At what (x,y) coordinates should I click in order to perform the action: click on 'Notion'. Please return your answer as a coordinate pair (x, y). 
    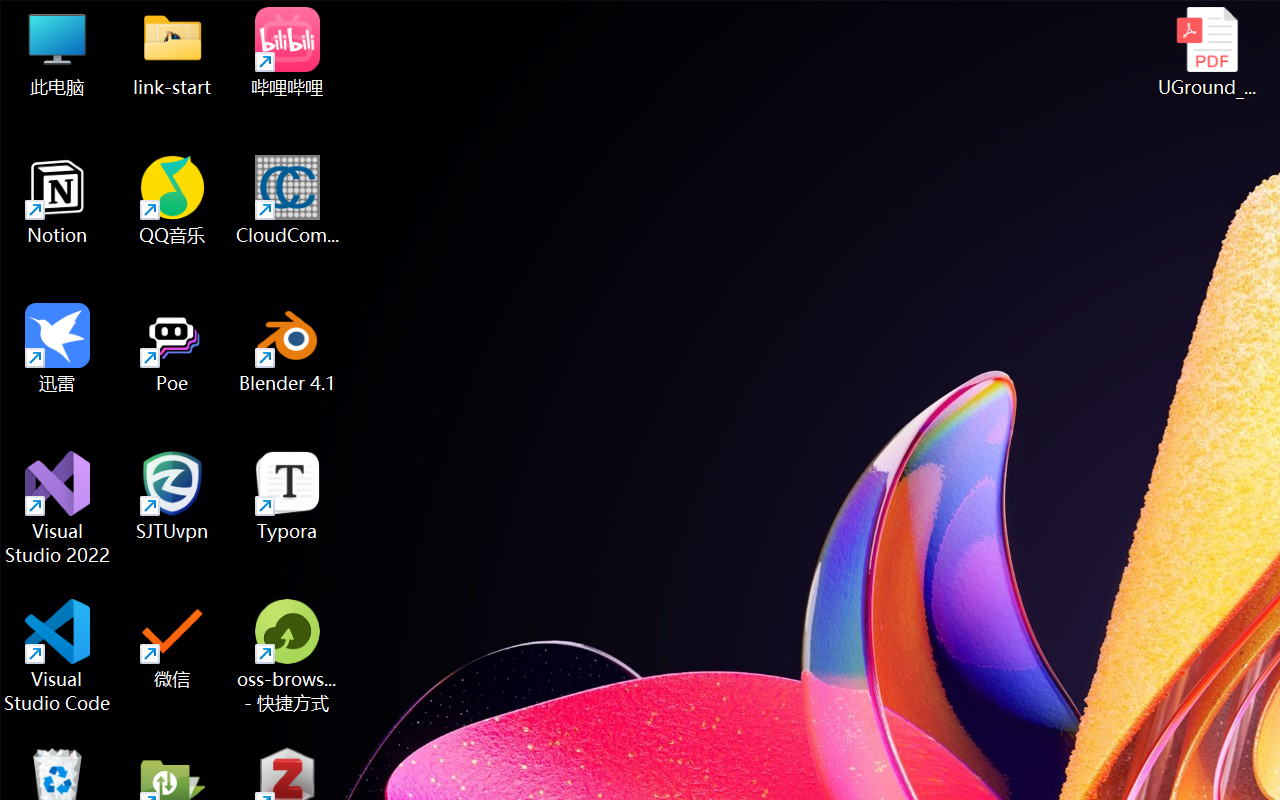
    Looking at the image, I should click on (57, 200).